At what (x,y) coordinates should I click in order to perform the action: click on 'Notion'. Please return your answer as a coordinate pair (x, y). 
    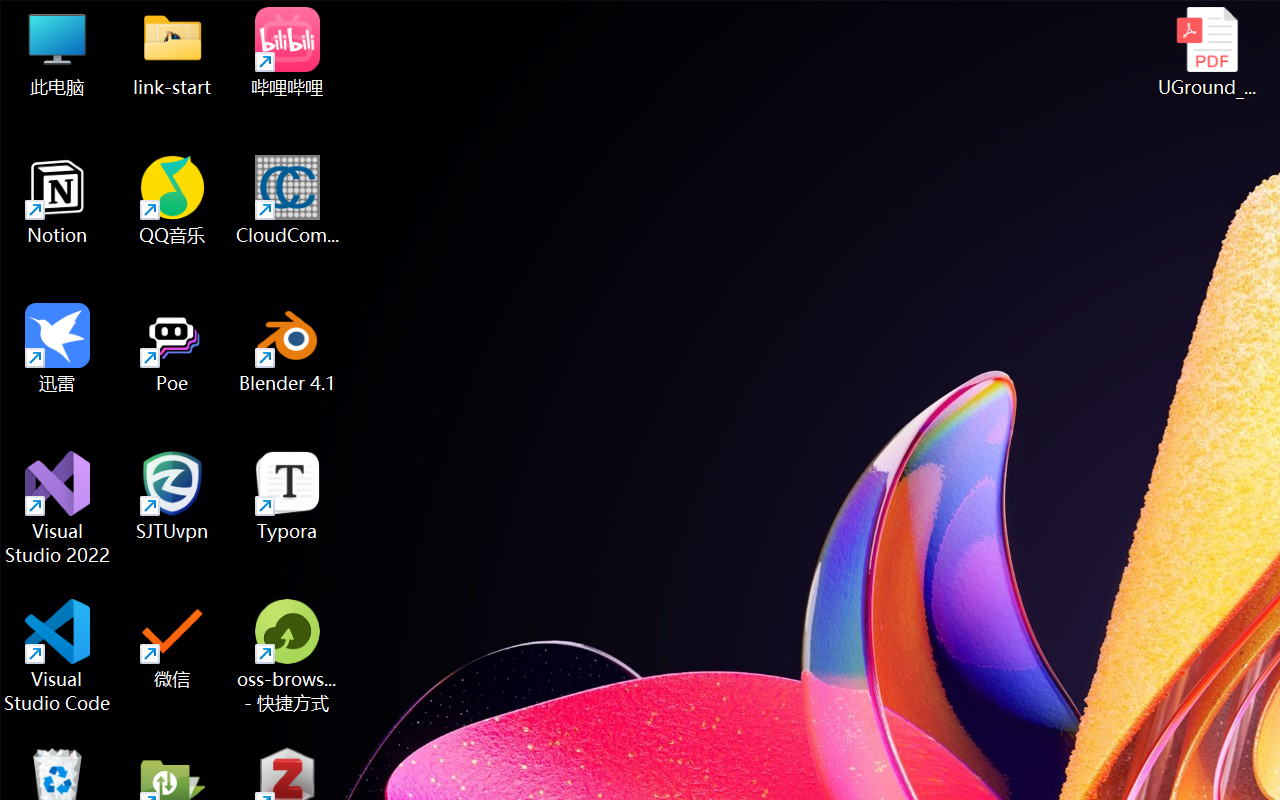
    Looking at the image, I should click on (57, 200).